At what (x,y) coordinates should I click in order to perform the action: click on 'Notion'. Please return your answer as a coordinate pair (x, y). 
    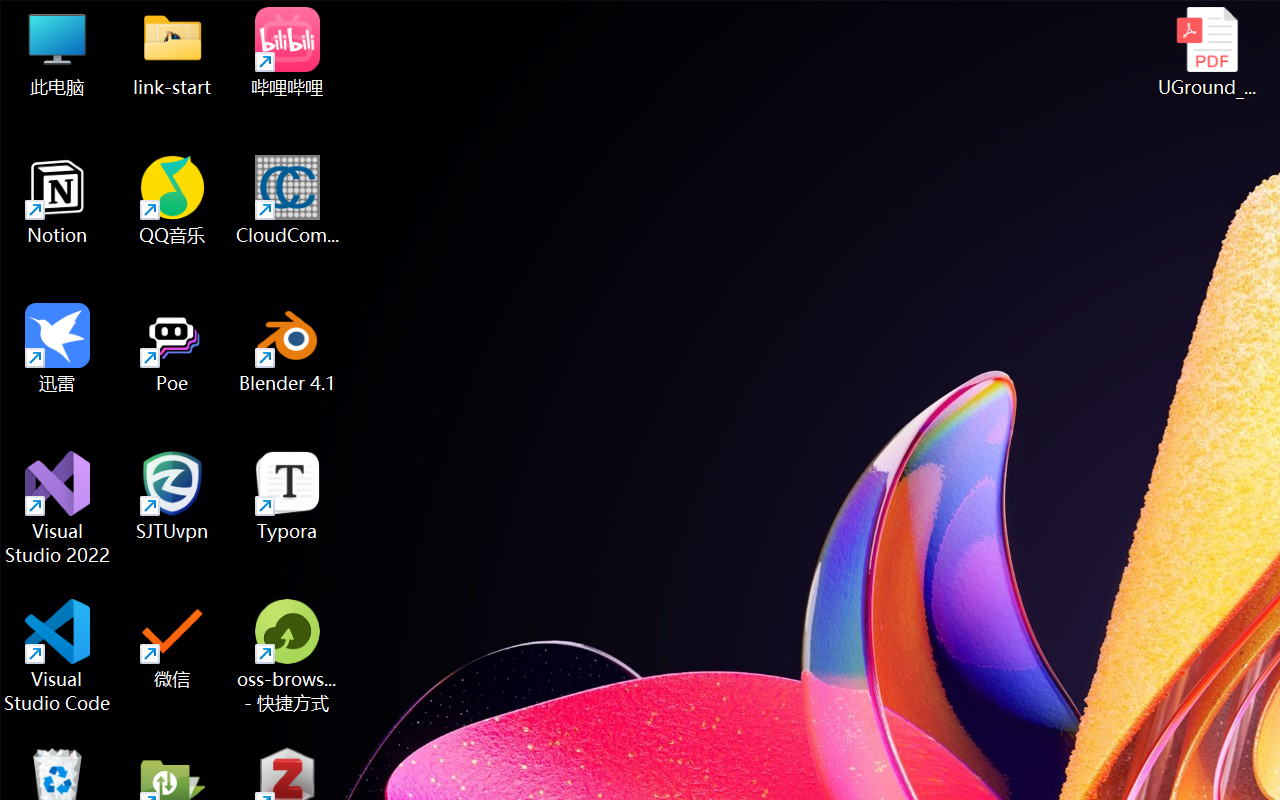
    Looking at the image, I should click on (57, 200).